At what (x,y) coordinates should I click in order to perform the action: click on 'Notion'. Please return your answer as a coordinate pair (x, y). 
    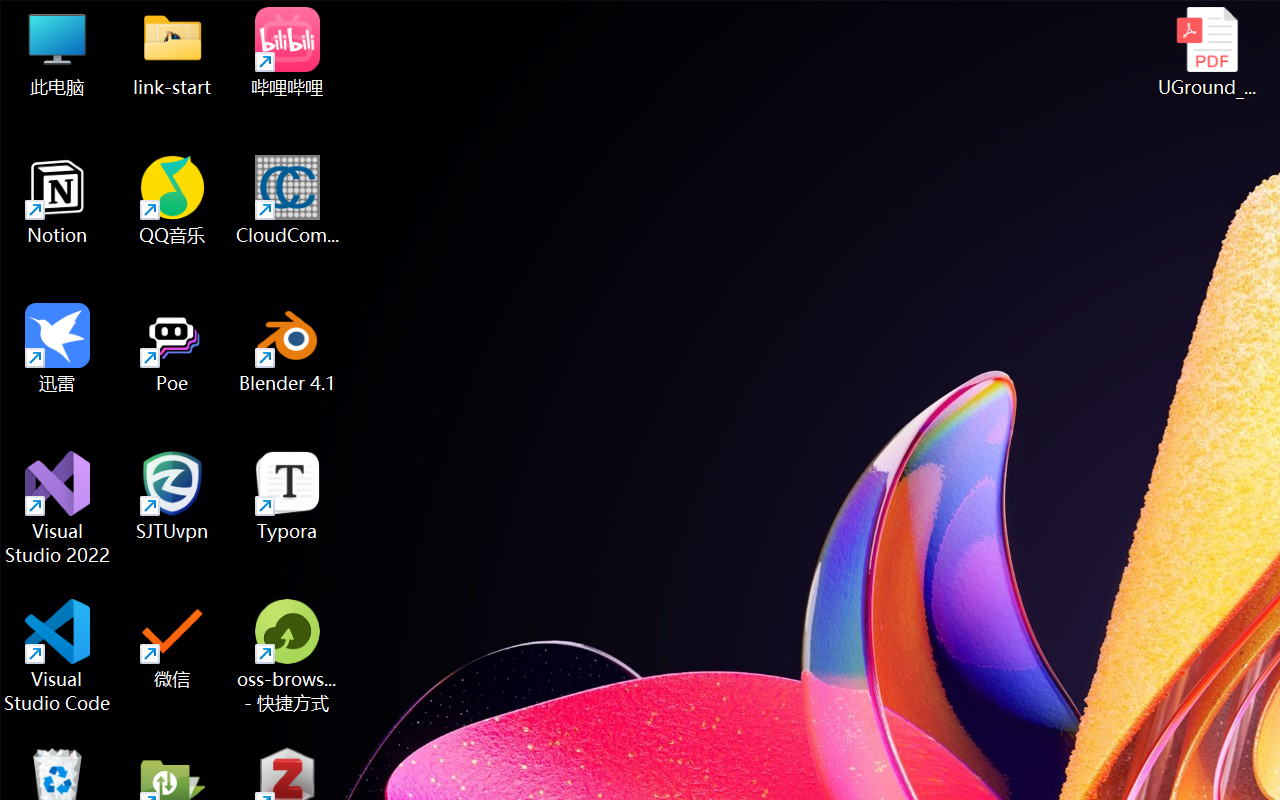
    Looking at the image, I should click on (57, 200).